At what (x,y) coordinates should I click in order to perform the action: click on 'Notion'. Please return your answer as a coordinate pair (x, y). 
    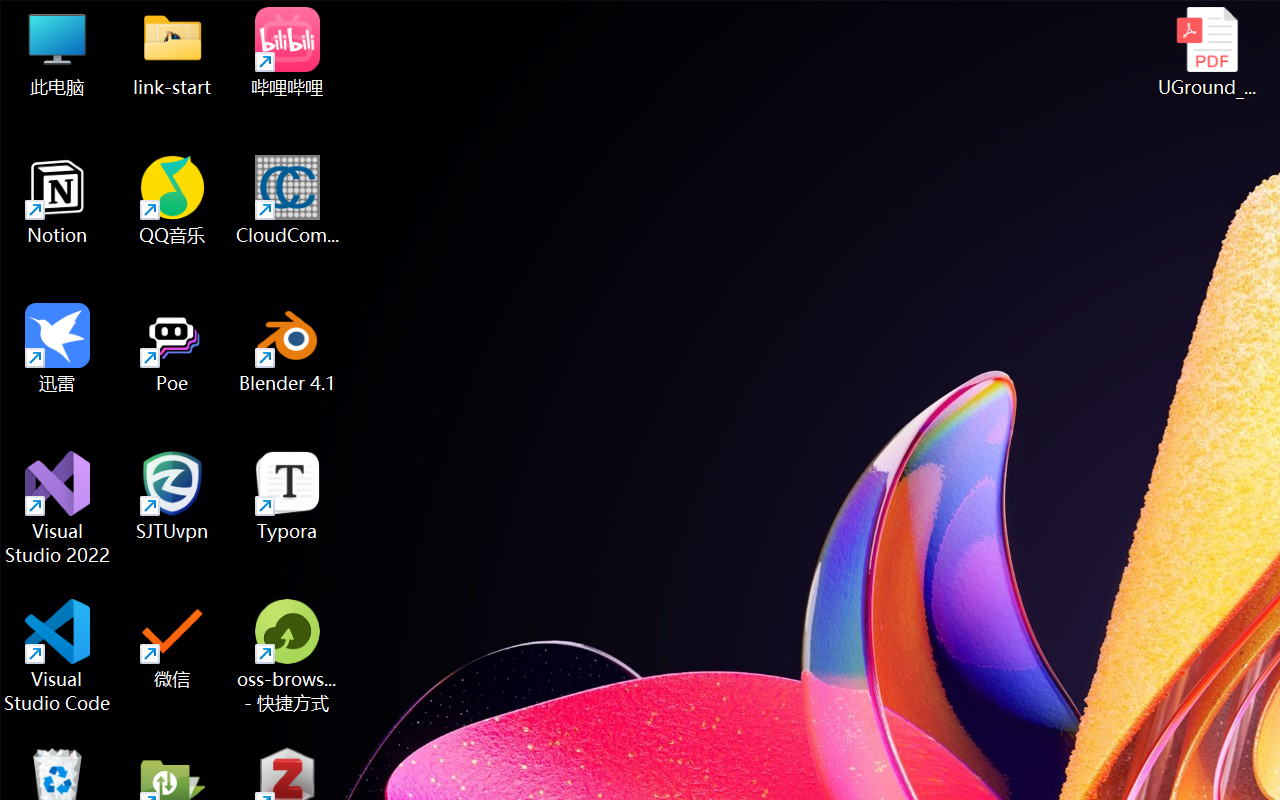
    Looking at the image, I should click on (57, 200).